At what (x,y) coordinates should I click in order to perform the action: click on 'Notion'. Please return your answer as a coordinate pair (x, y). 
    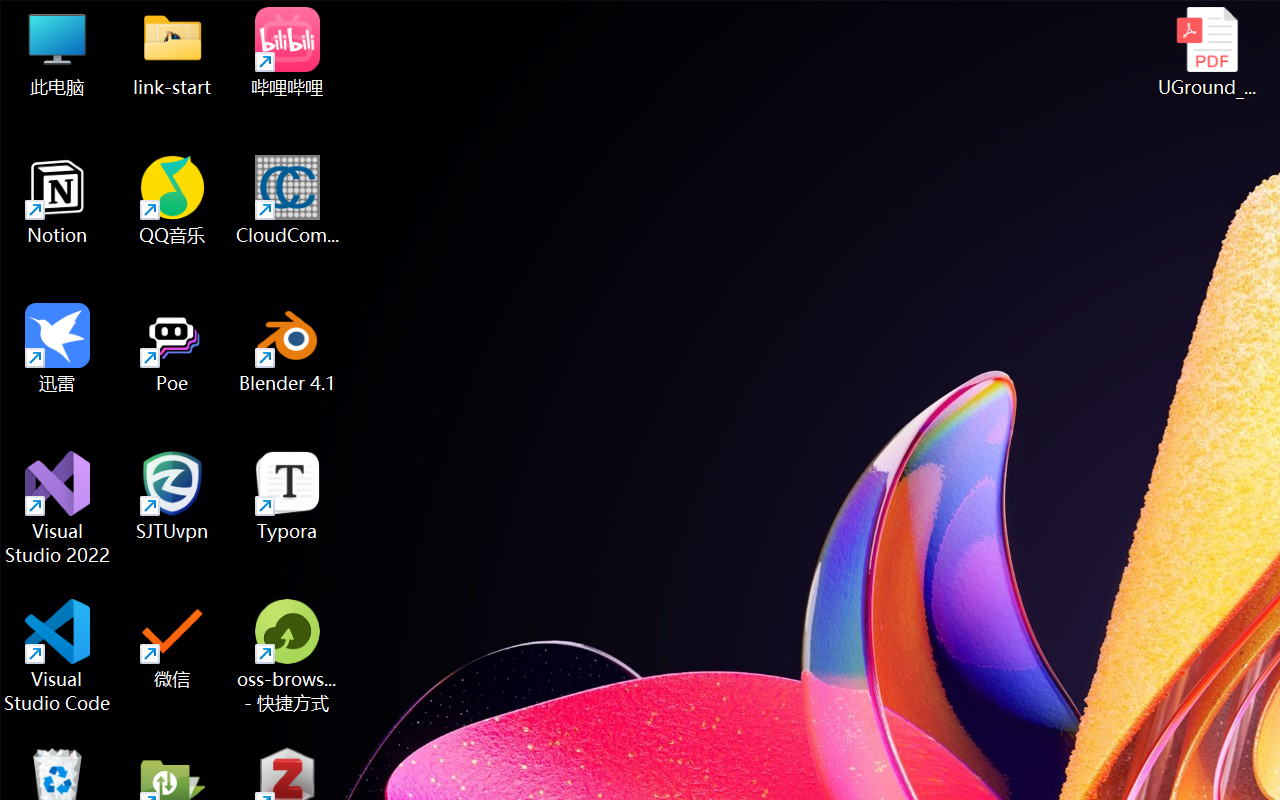
    Looking at the image, I should click on (57, 200).